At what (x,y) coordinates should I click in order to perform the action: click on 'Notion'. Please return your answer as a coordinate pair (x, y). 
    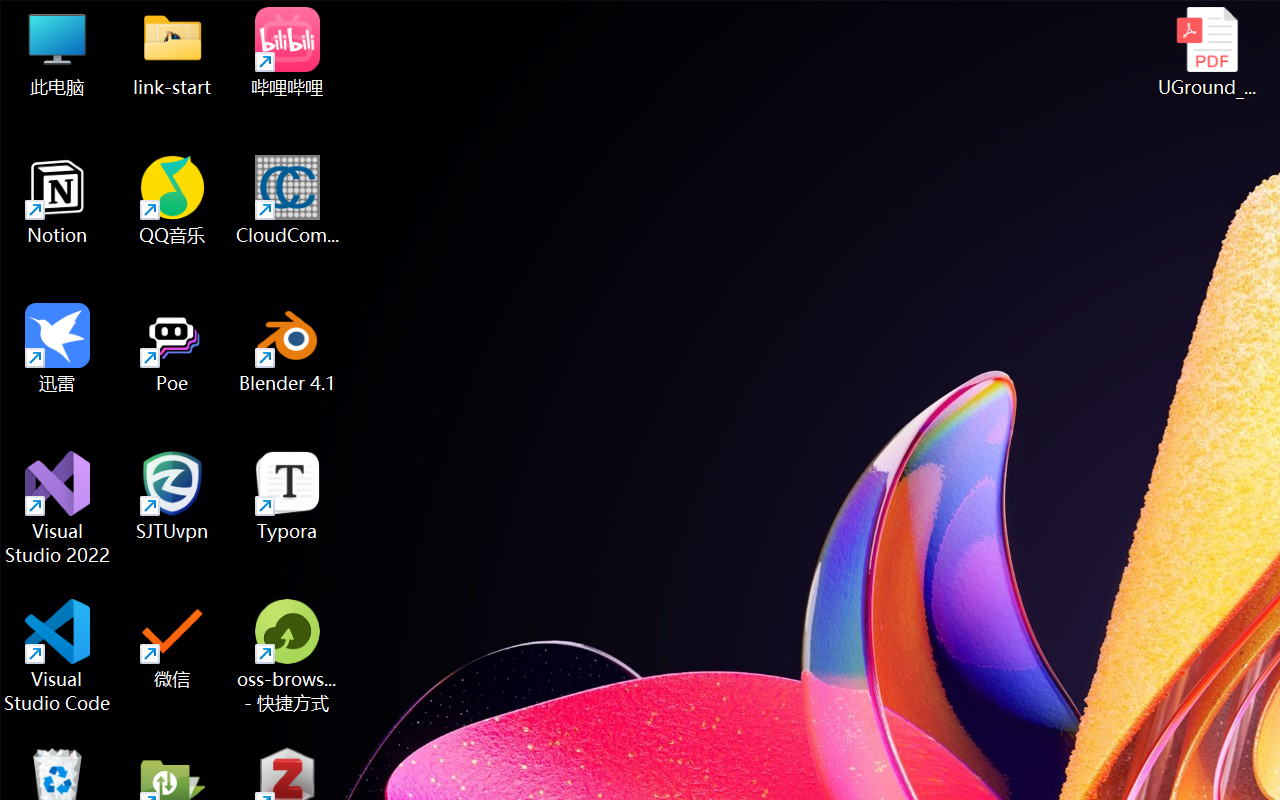
    Looking at the image, I should click on (57, 200).